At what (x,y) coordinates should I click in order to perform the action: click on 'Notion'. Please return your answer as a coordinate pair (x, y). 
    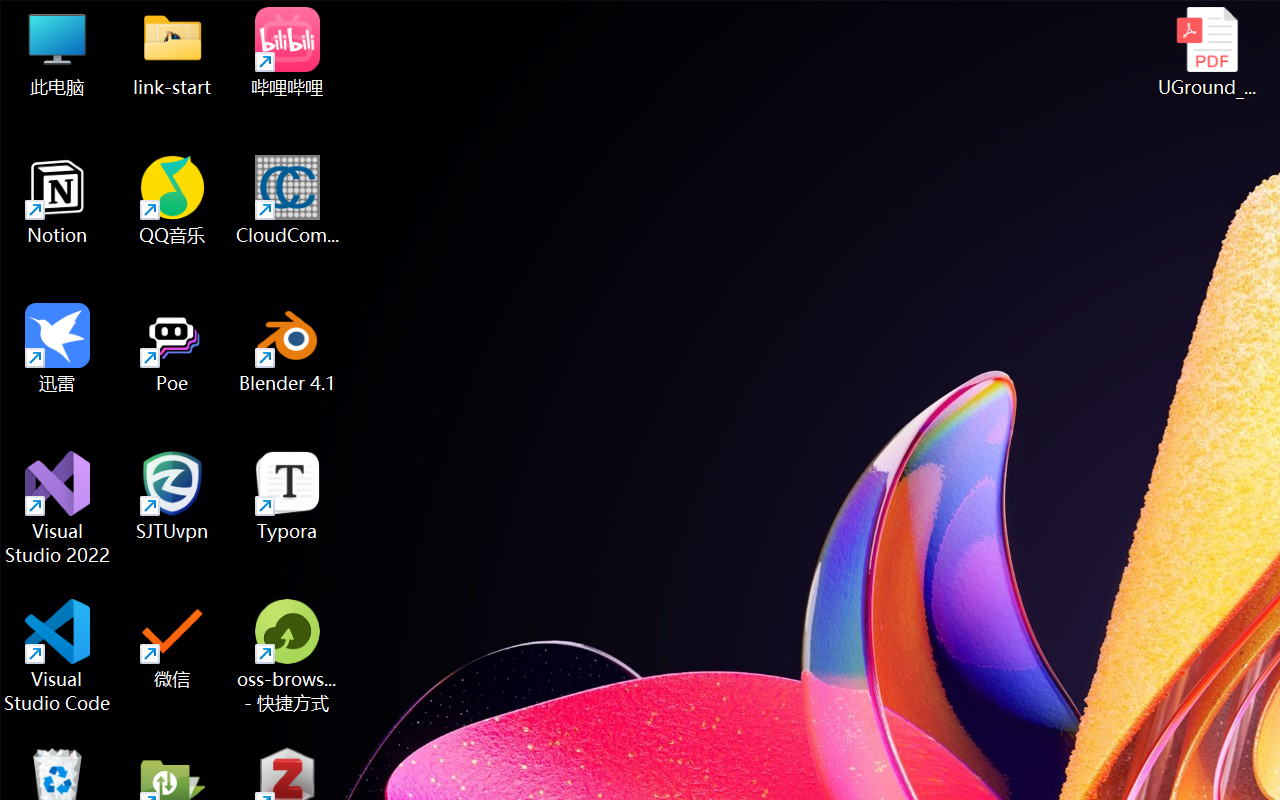
    Looking at the image, I should click on (57, 200).